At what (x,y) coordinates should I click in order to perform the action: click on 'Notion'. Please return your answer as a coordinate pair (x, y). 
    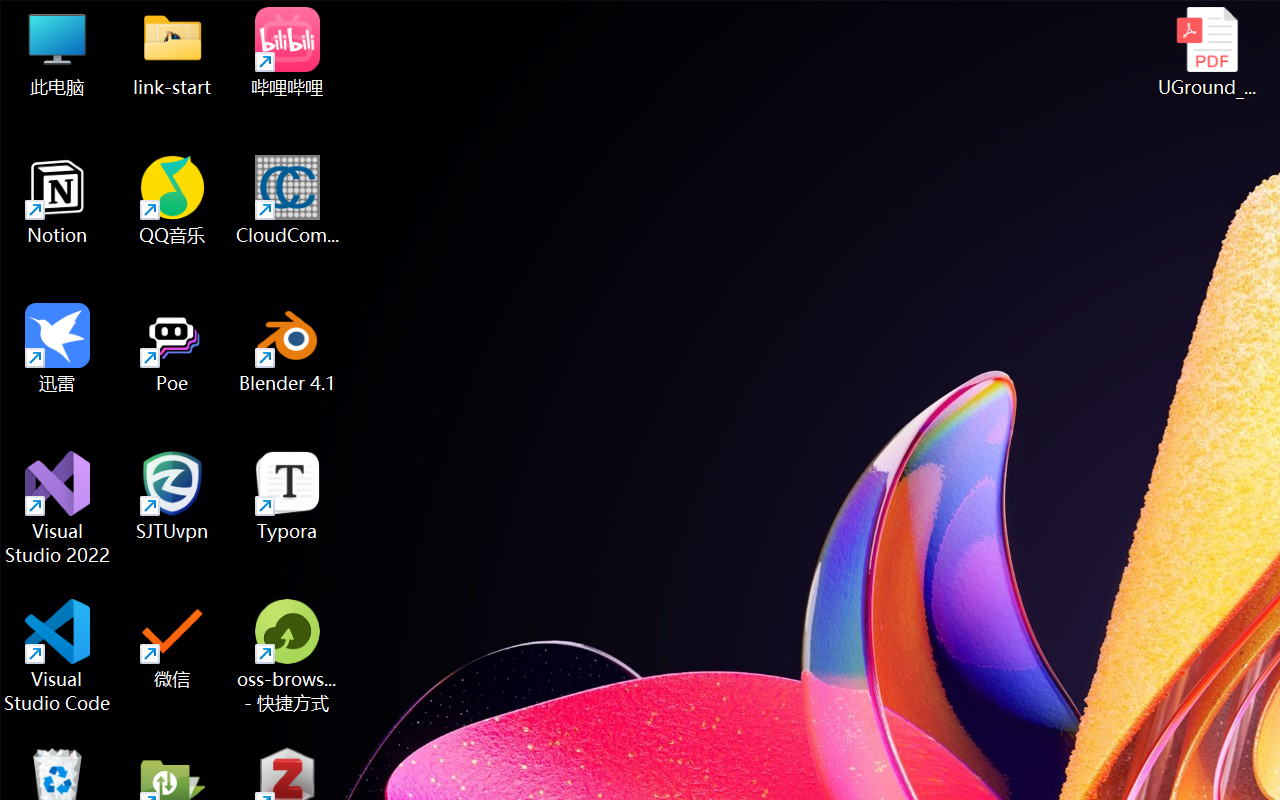
    Looking at the image, I should click on (57, 200).